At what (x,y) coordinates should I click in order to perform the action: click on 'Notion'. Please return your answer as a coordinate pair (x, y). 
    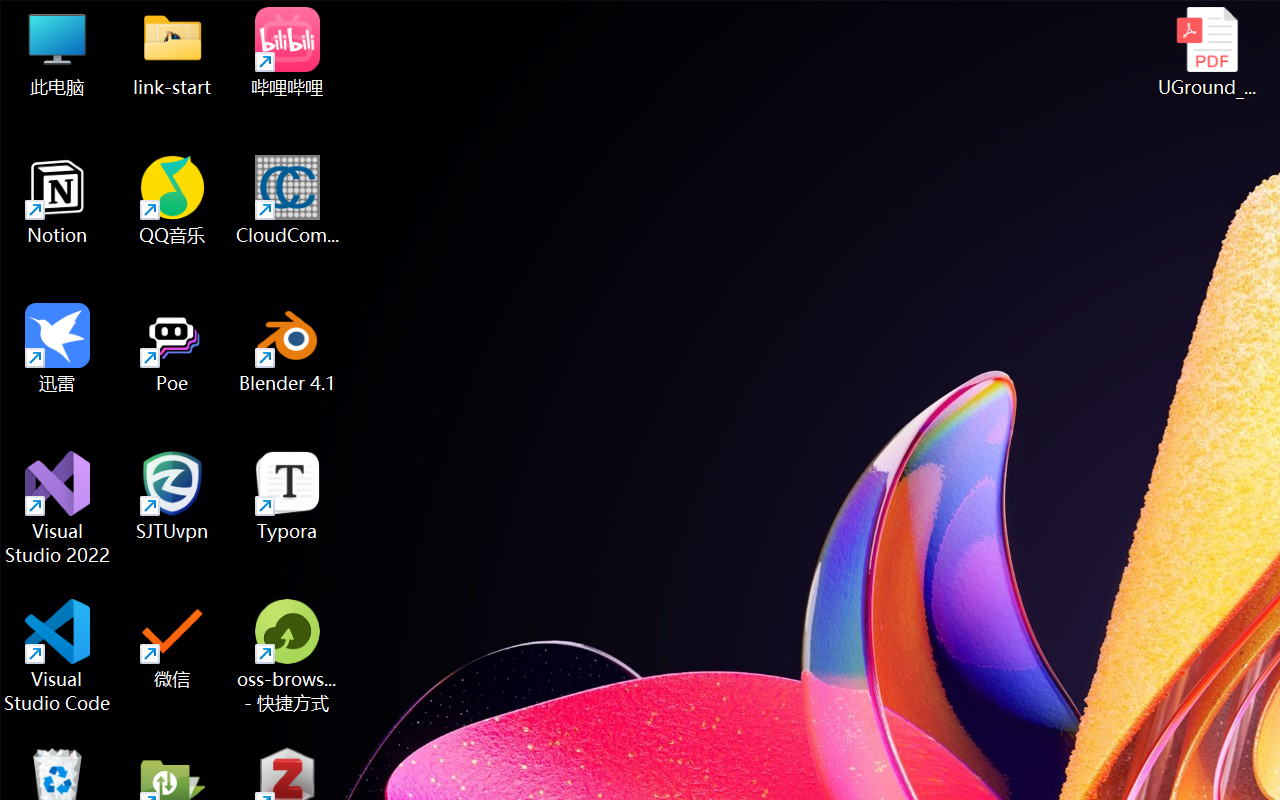
    Looking at the image, I should click on (57, 200).